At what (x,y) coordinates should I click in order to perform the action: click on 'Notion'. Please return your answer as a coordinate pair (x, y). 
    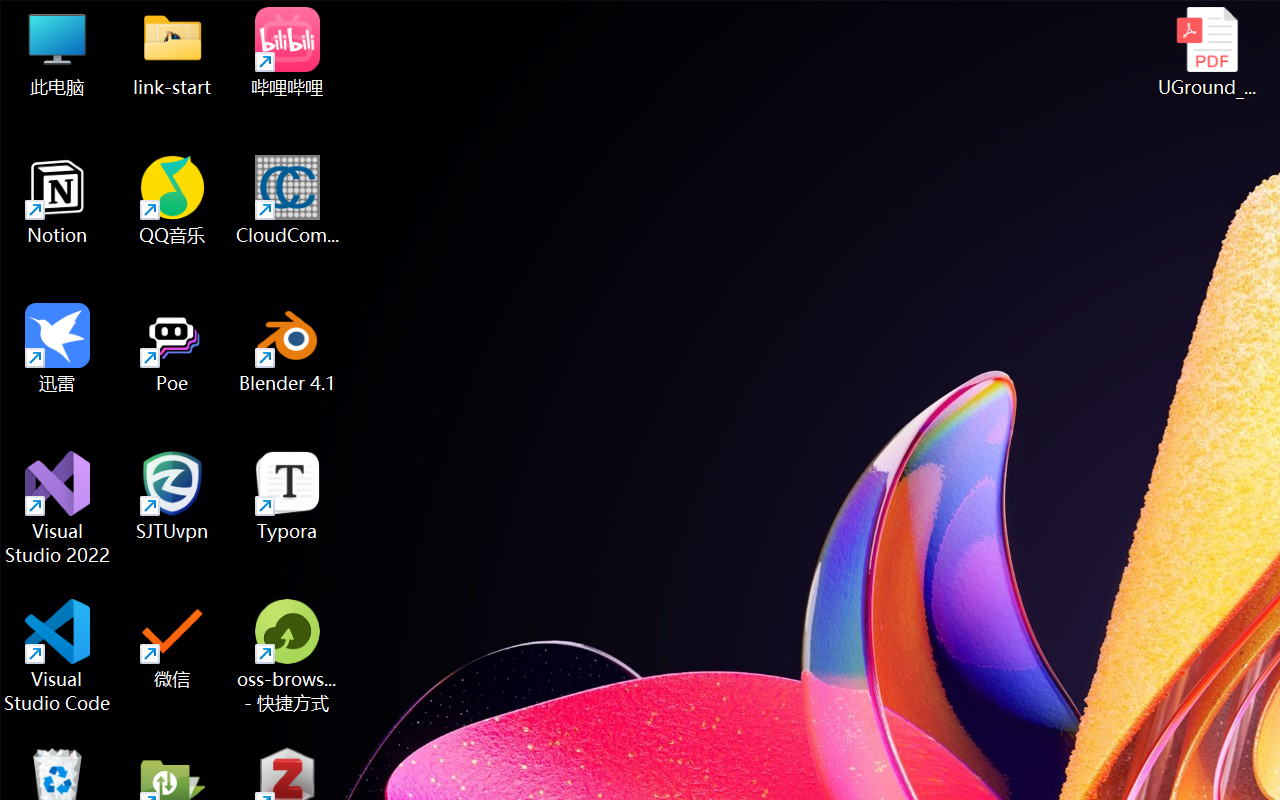
    Looking at the image, I should click on (57, 200).